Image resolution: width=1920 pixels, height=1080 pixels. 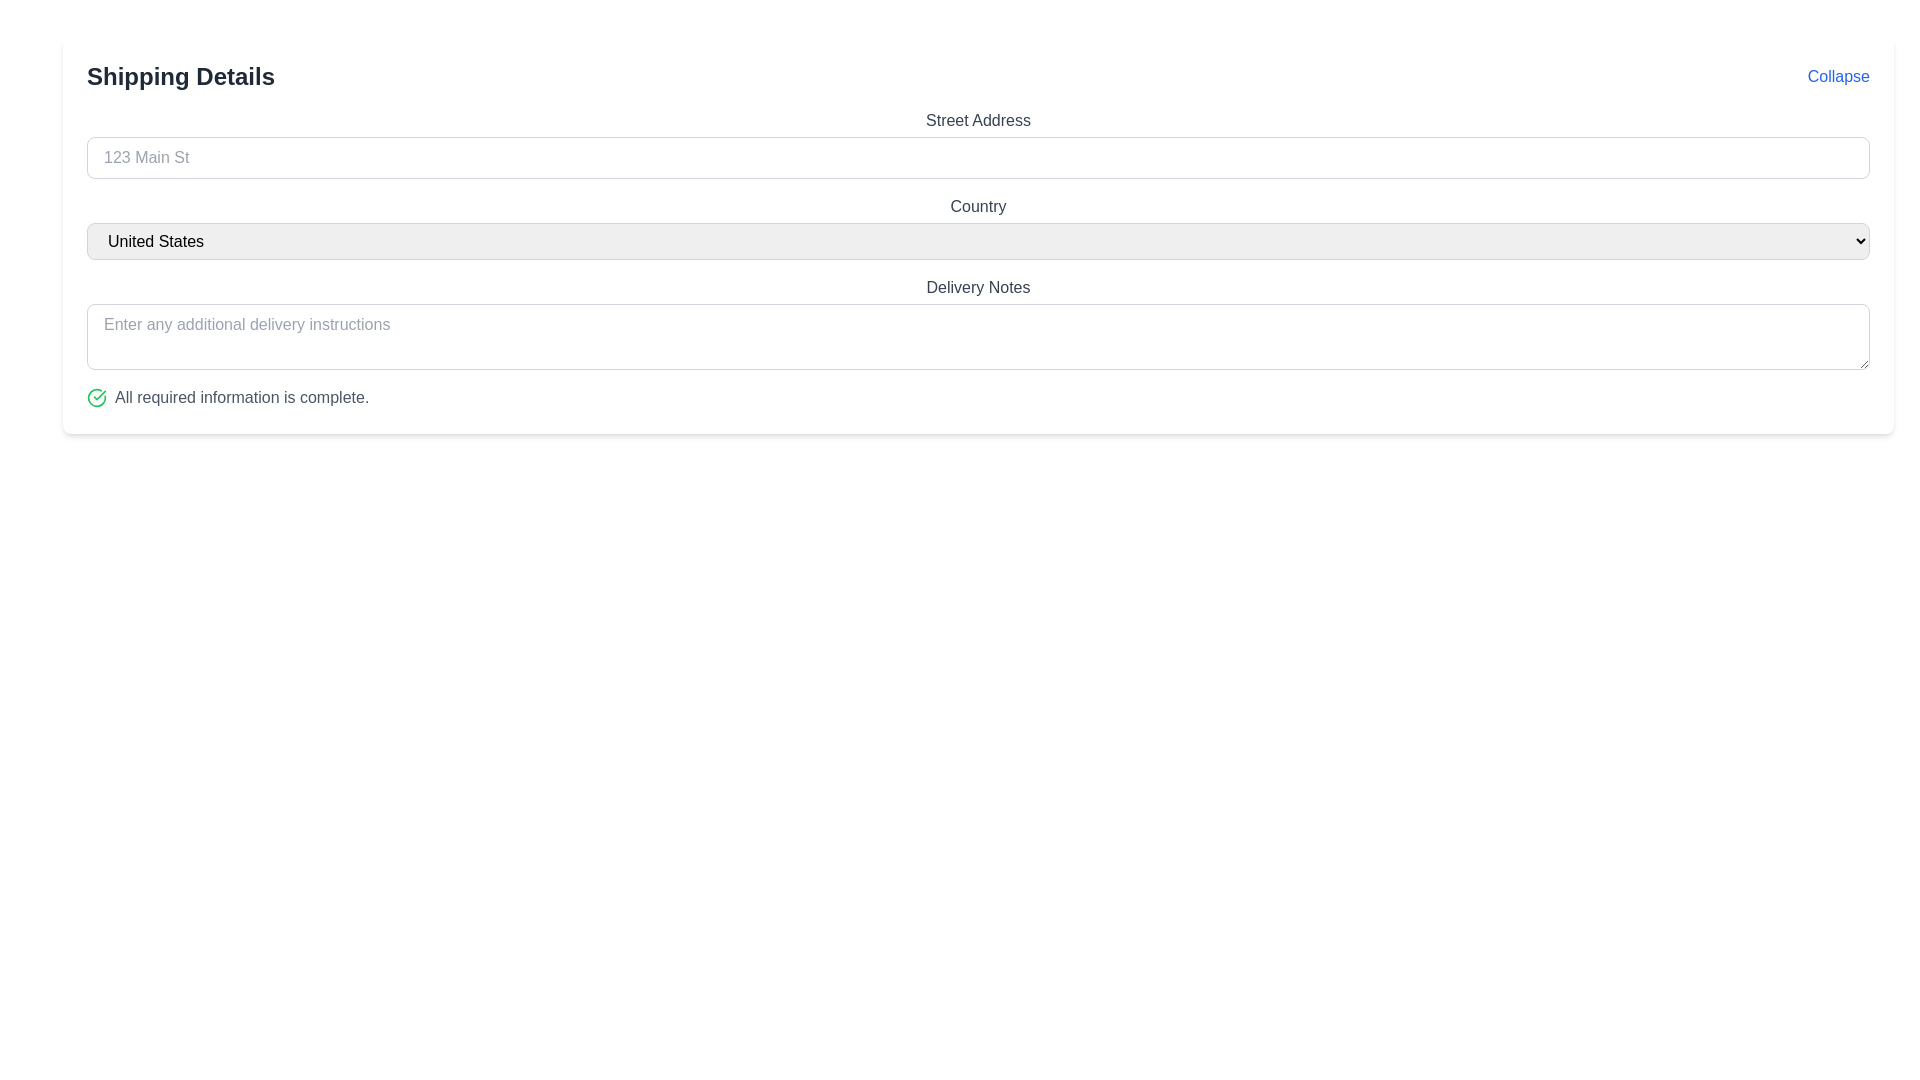 What do you see at coordinates (978, 288) in the screenshot?
I see `the 'Delivery Notes' label, which is styled with a gray font and located above the text field for additional delivery instructions` at bounding box center [978, 288].